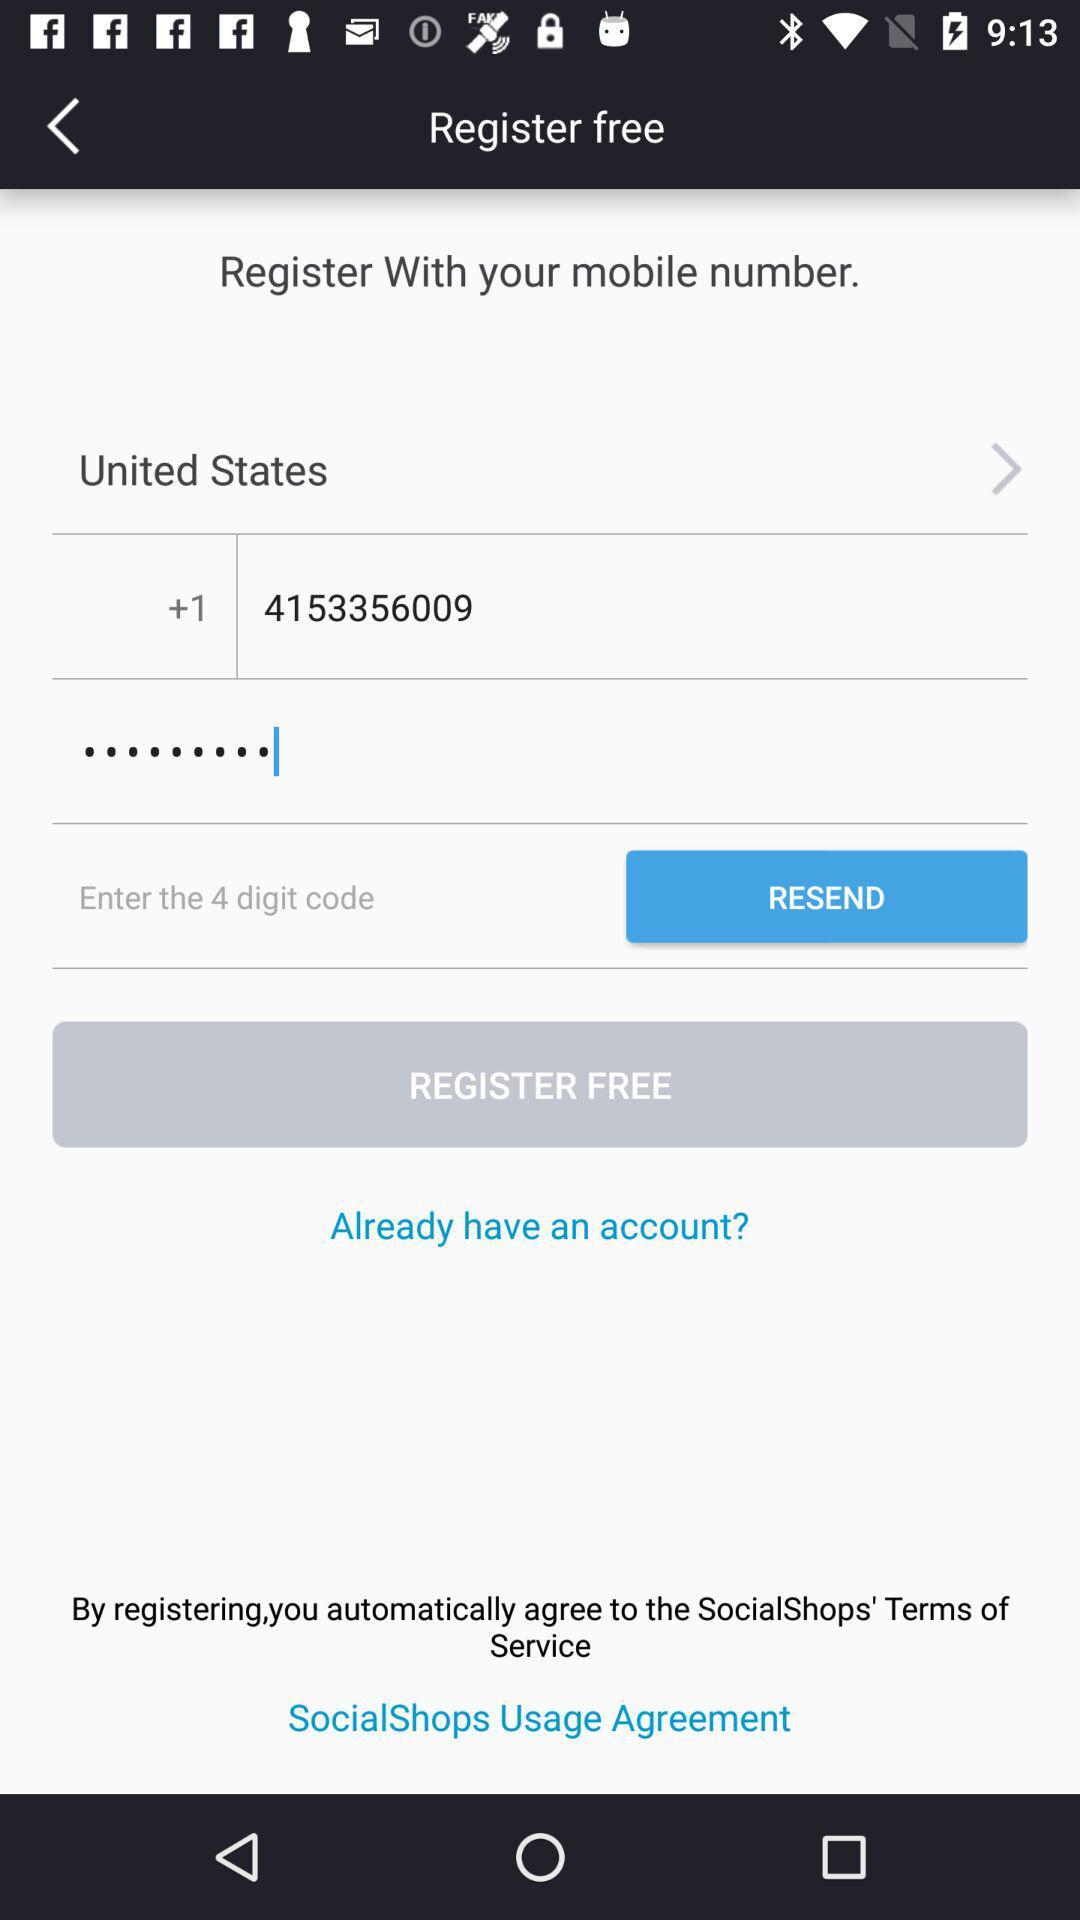 This screenshot has height=1920, width=1080. What do you see at coordinates (338, 895) in the screenshot?
I see `the item below the crowd3116 icon` at bounding box center [338, 895].